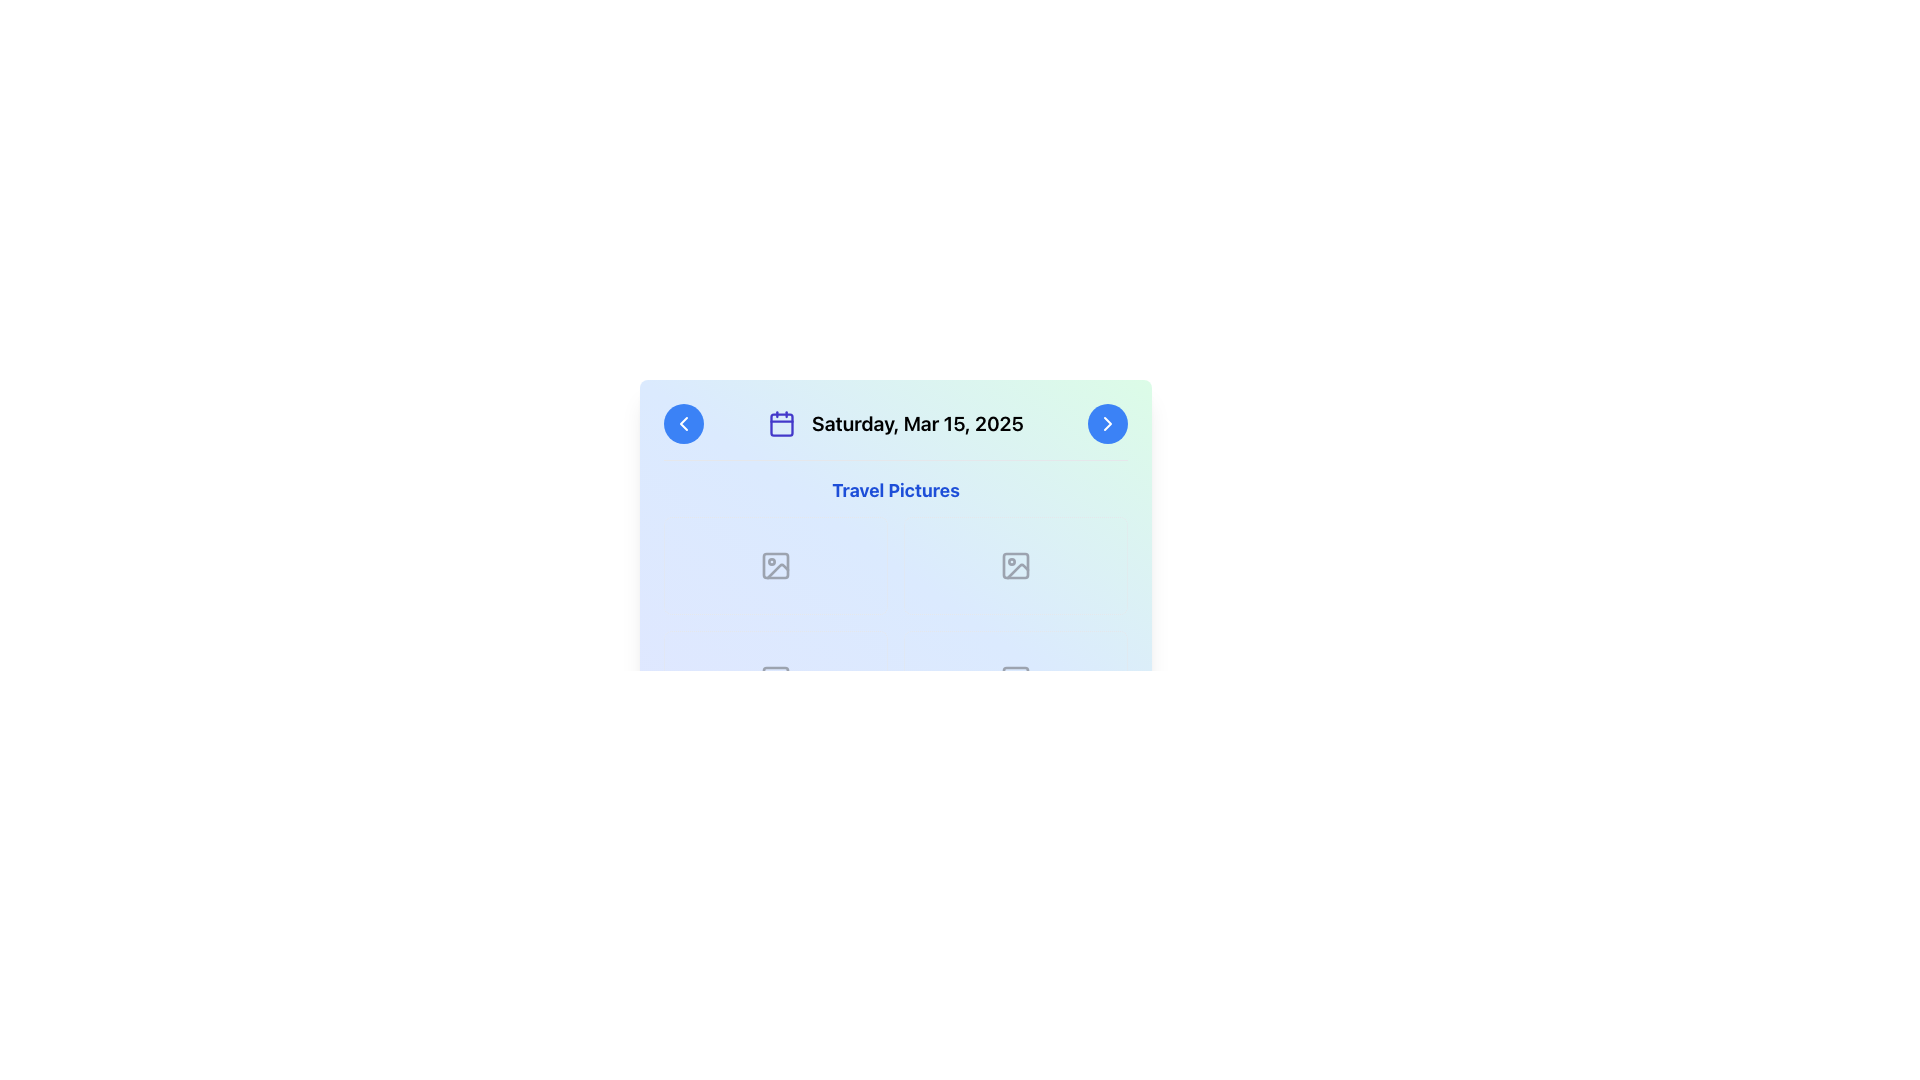  Describe the element at coordinates (781, 423) in the screenshot. I see `the small blue calendar icon located to the left of the text 'Saturday, Mar 15, 2025'` at that location.